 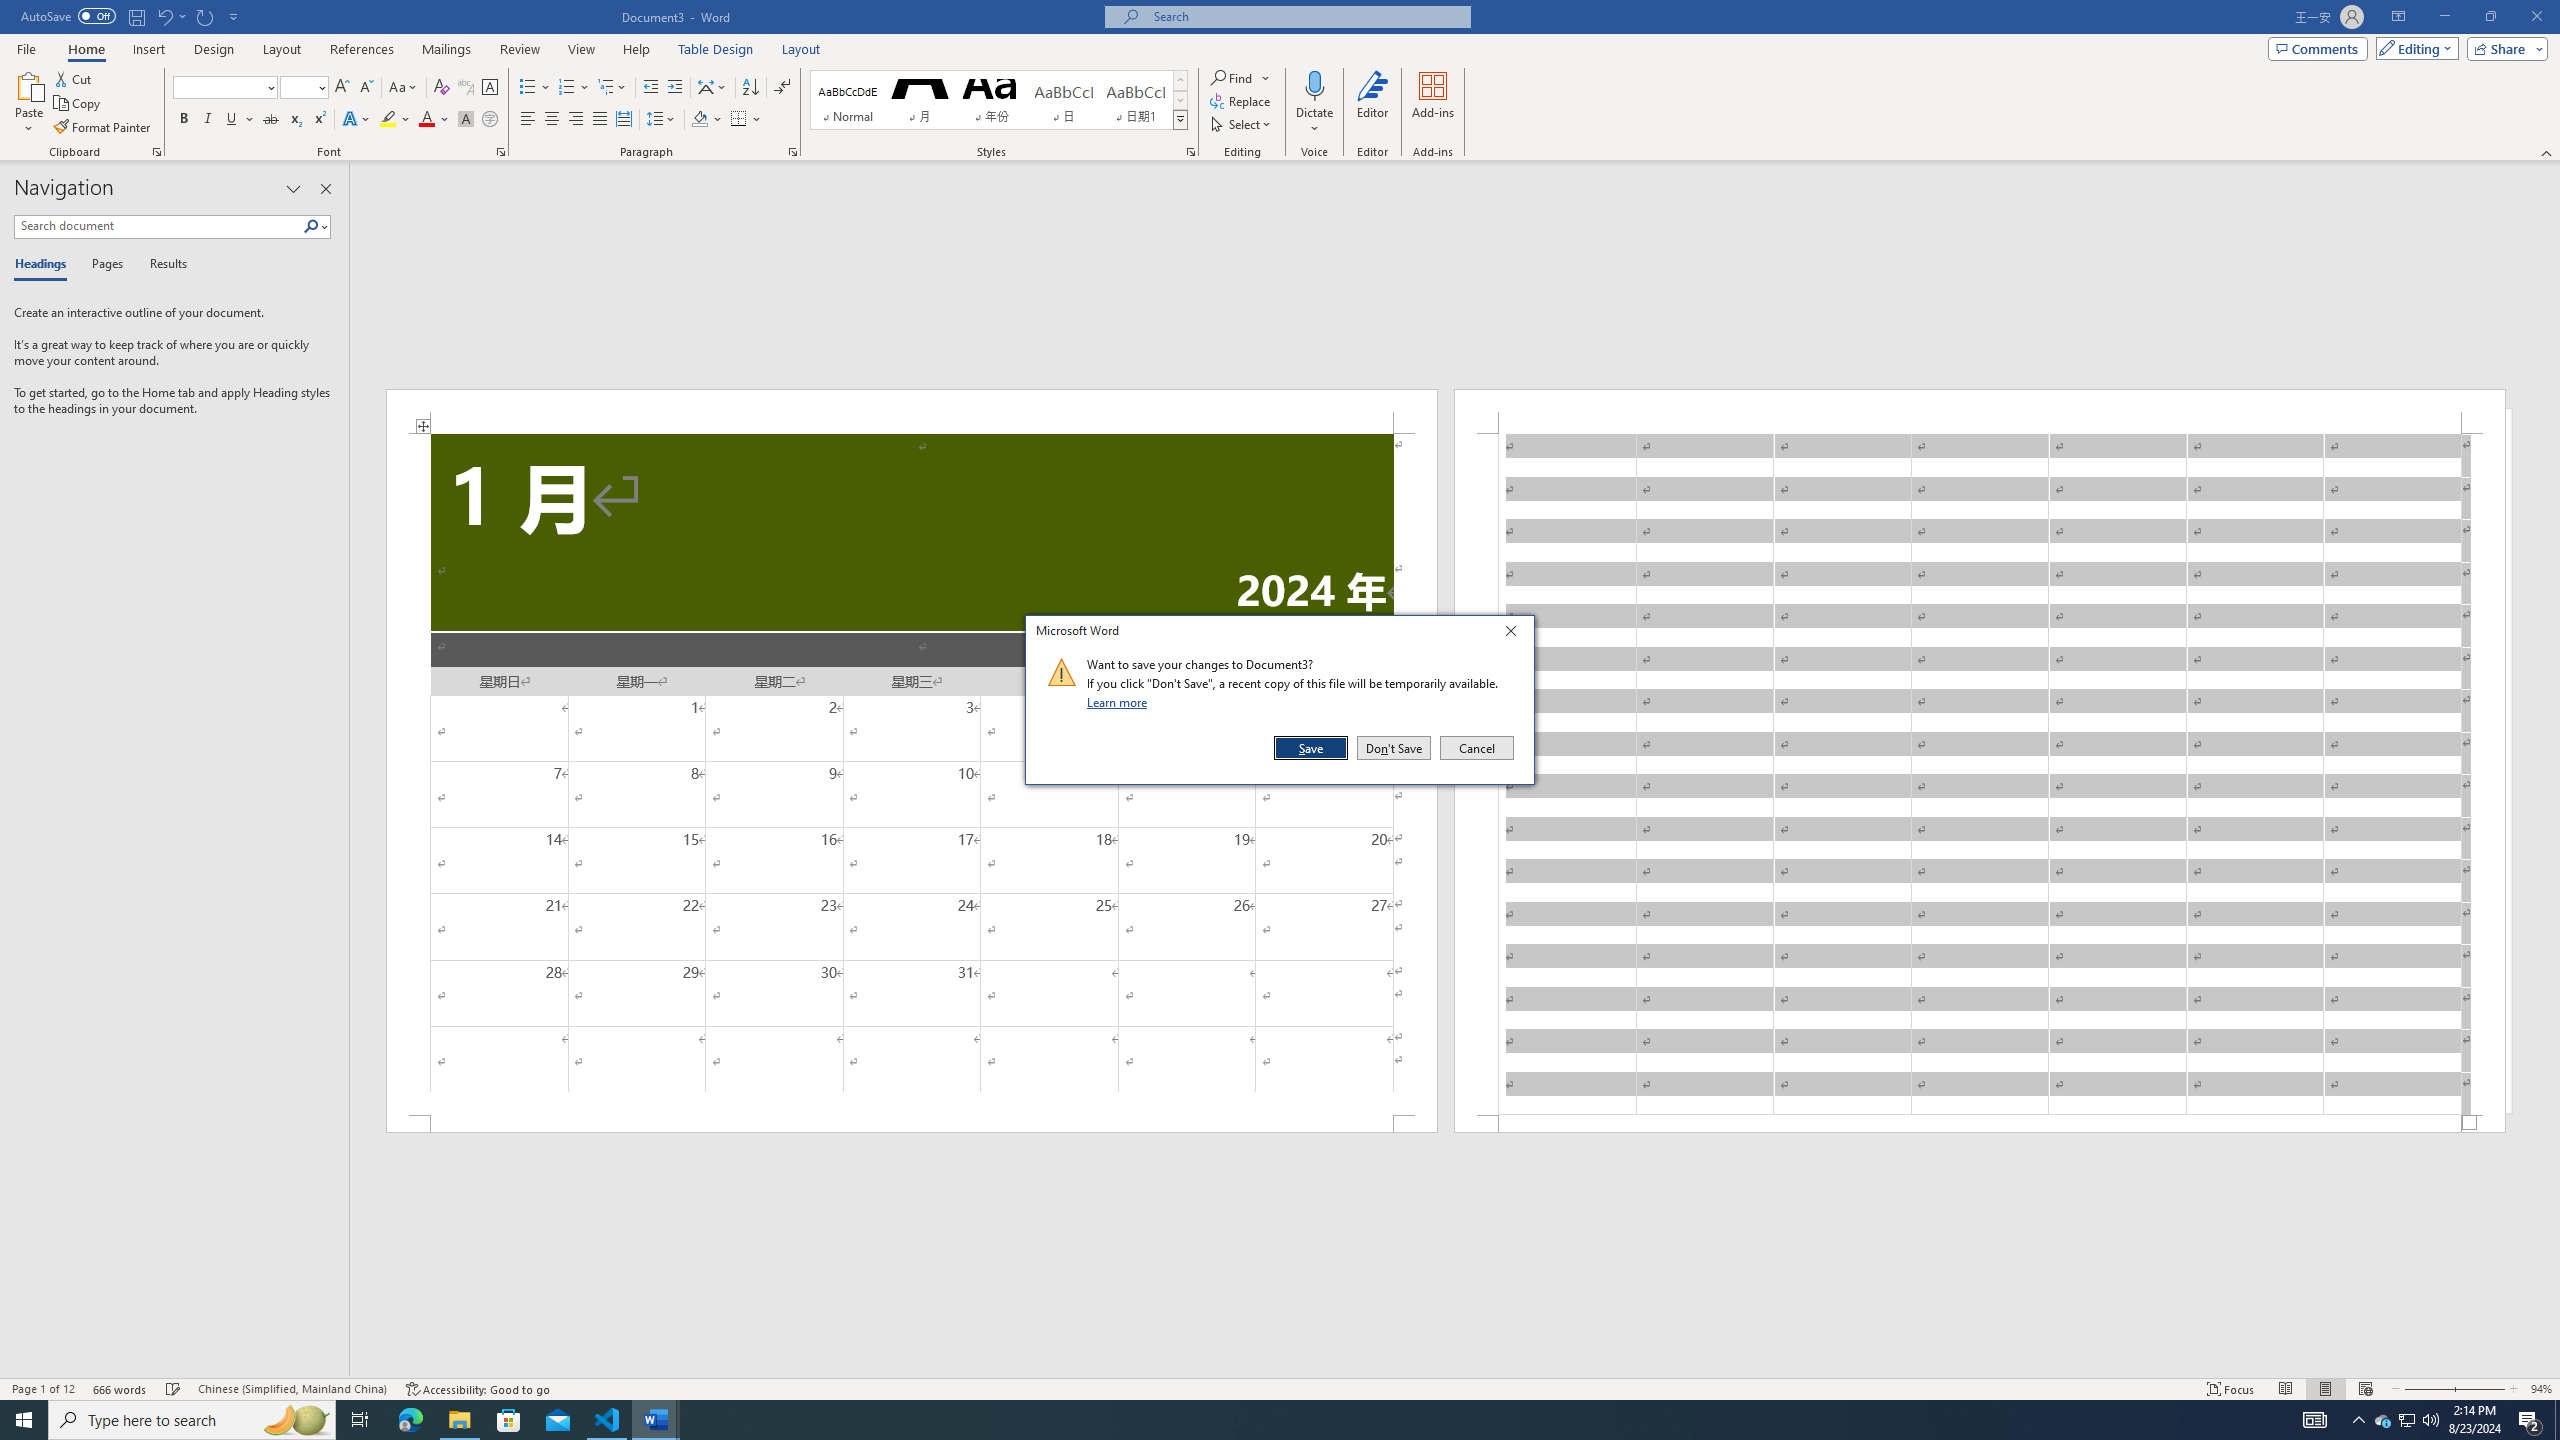 What do you see at coordinates (317, 118) in the screenshot?
I see `'Superscript'` at bounding box center [317, 118].